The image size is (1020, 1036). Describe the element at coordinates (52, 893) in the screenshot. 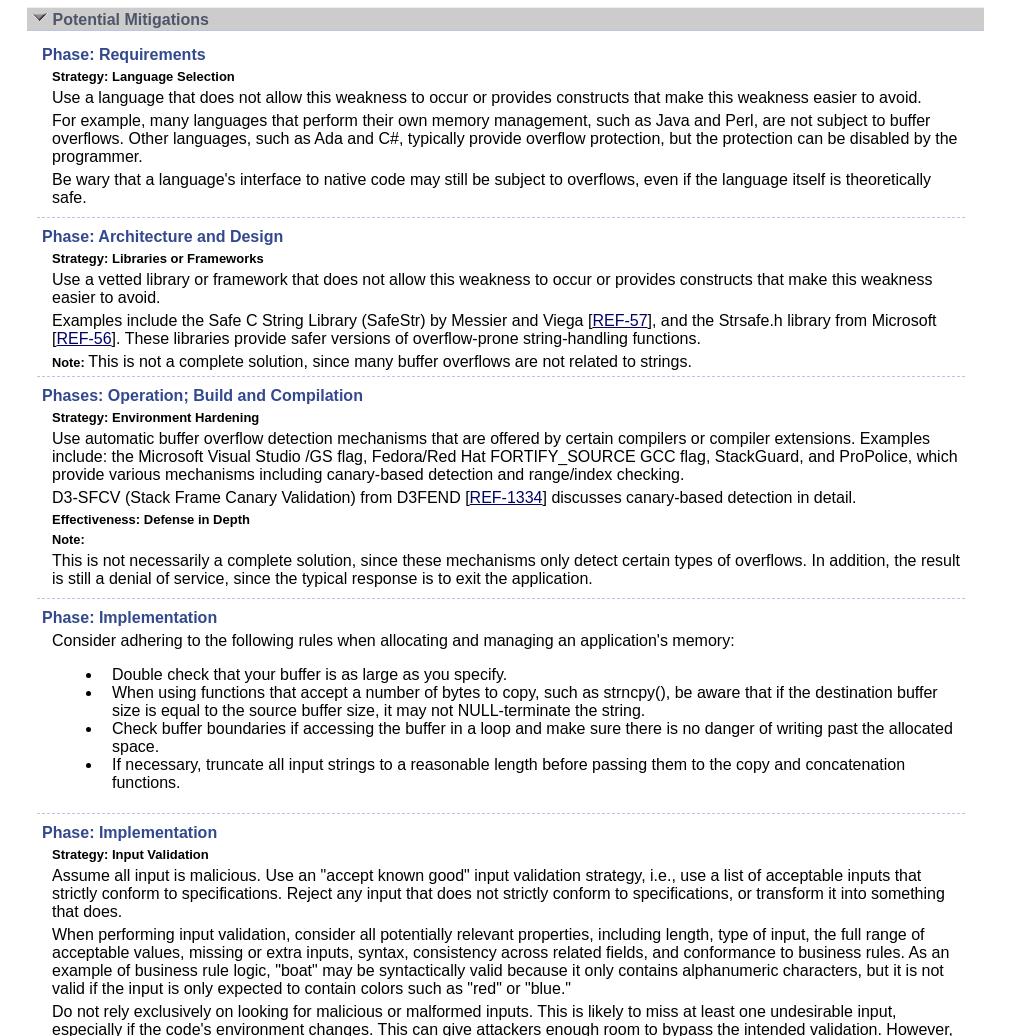

I see `'Assume all input is malicious. Use an "accept known good" input validation strategy, i.e., use a list of acceptable inputs that strictly conform to specifications. Reject any input that does not strictly conform to specifications, or transform it into something that does.'` at that location.